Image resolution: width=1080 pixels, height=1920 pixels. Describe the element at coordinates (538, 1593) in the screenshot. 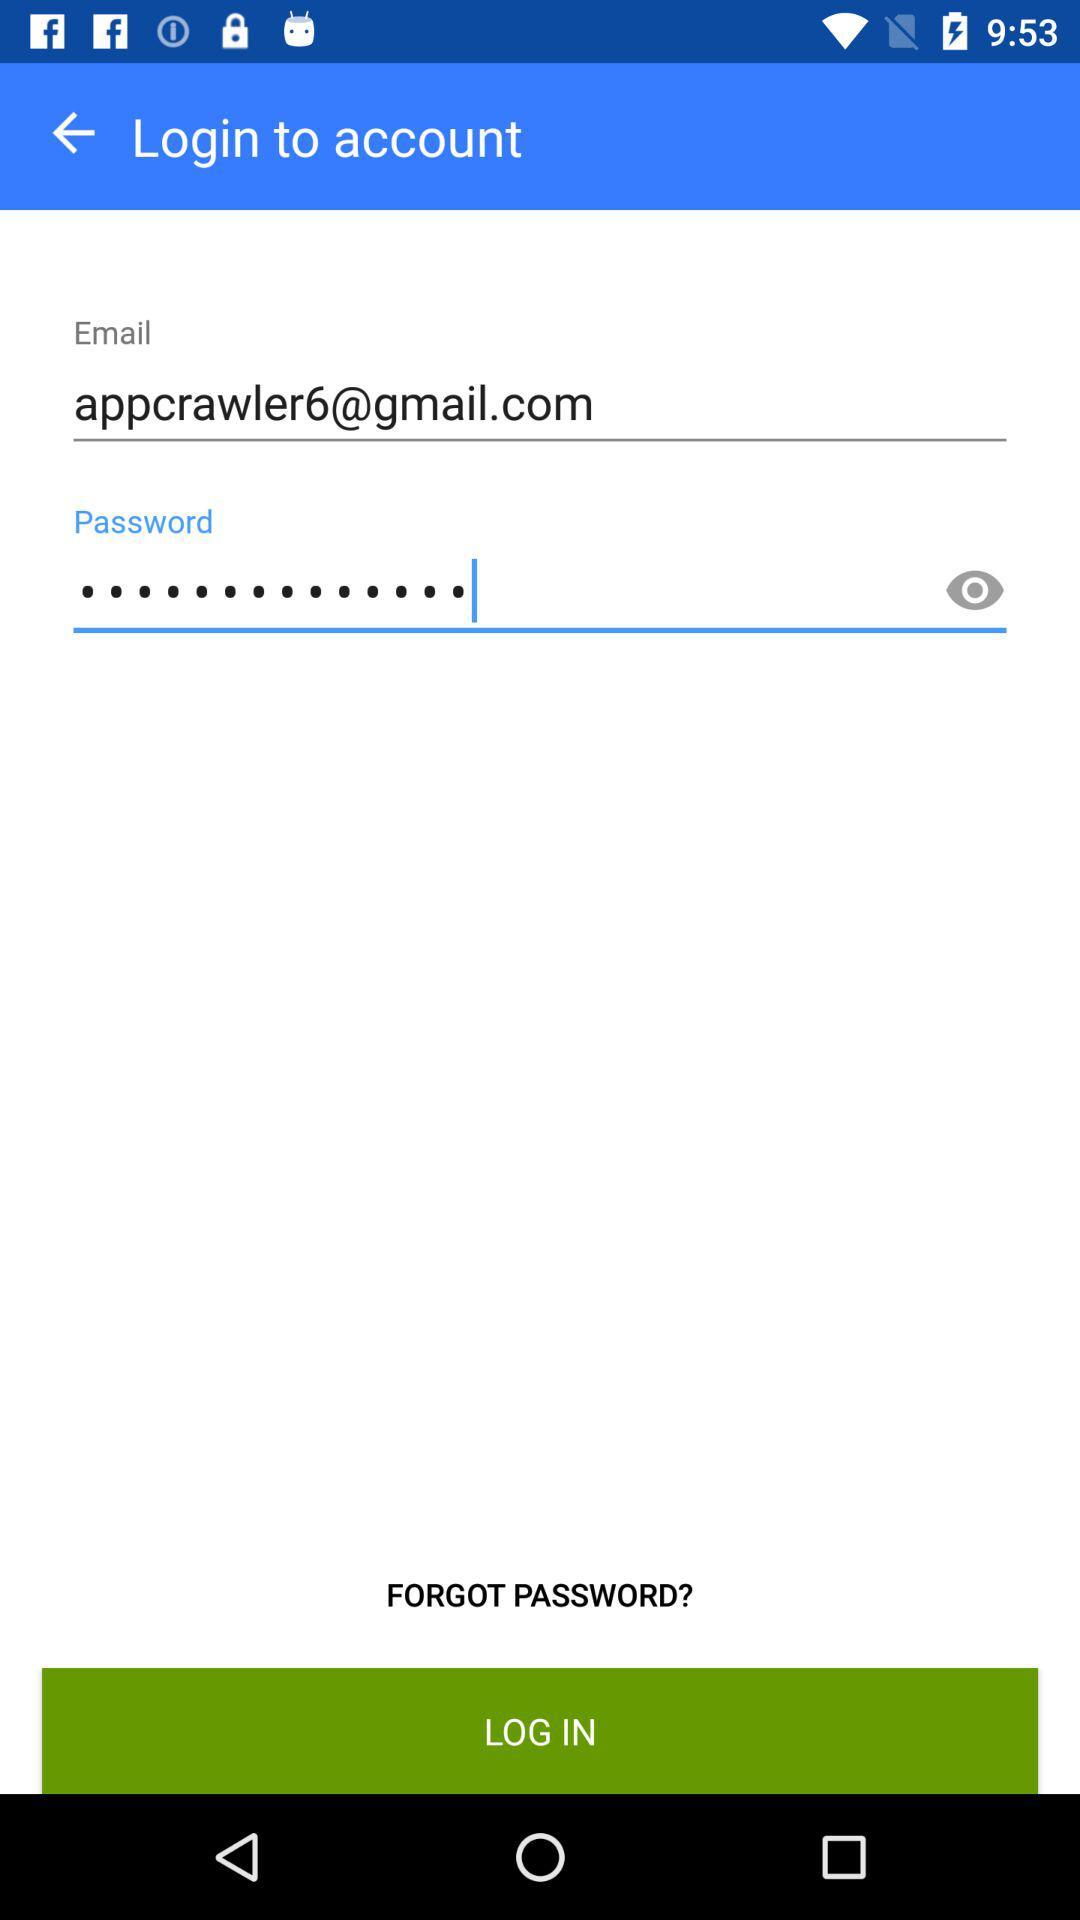

I see `the icon above the log in item` at that location.